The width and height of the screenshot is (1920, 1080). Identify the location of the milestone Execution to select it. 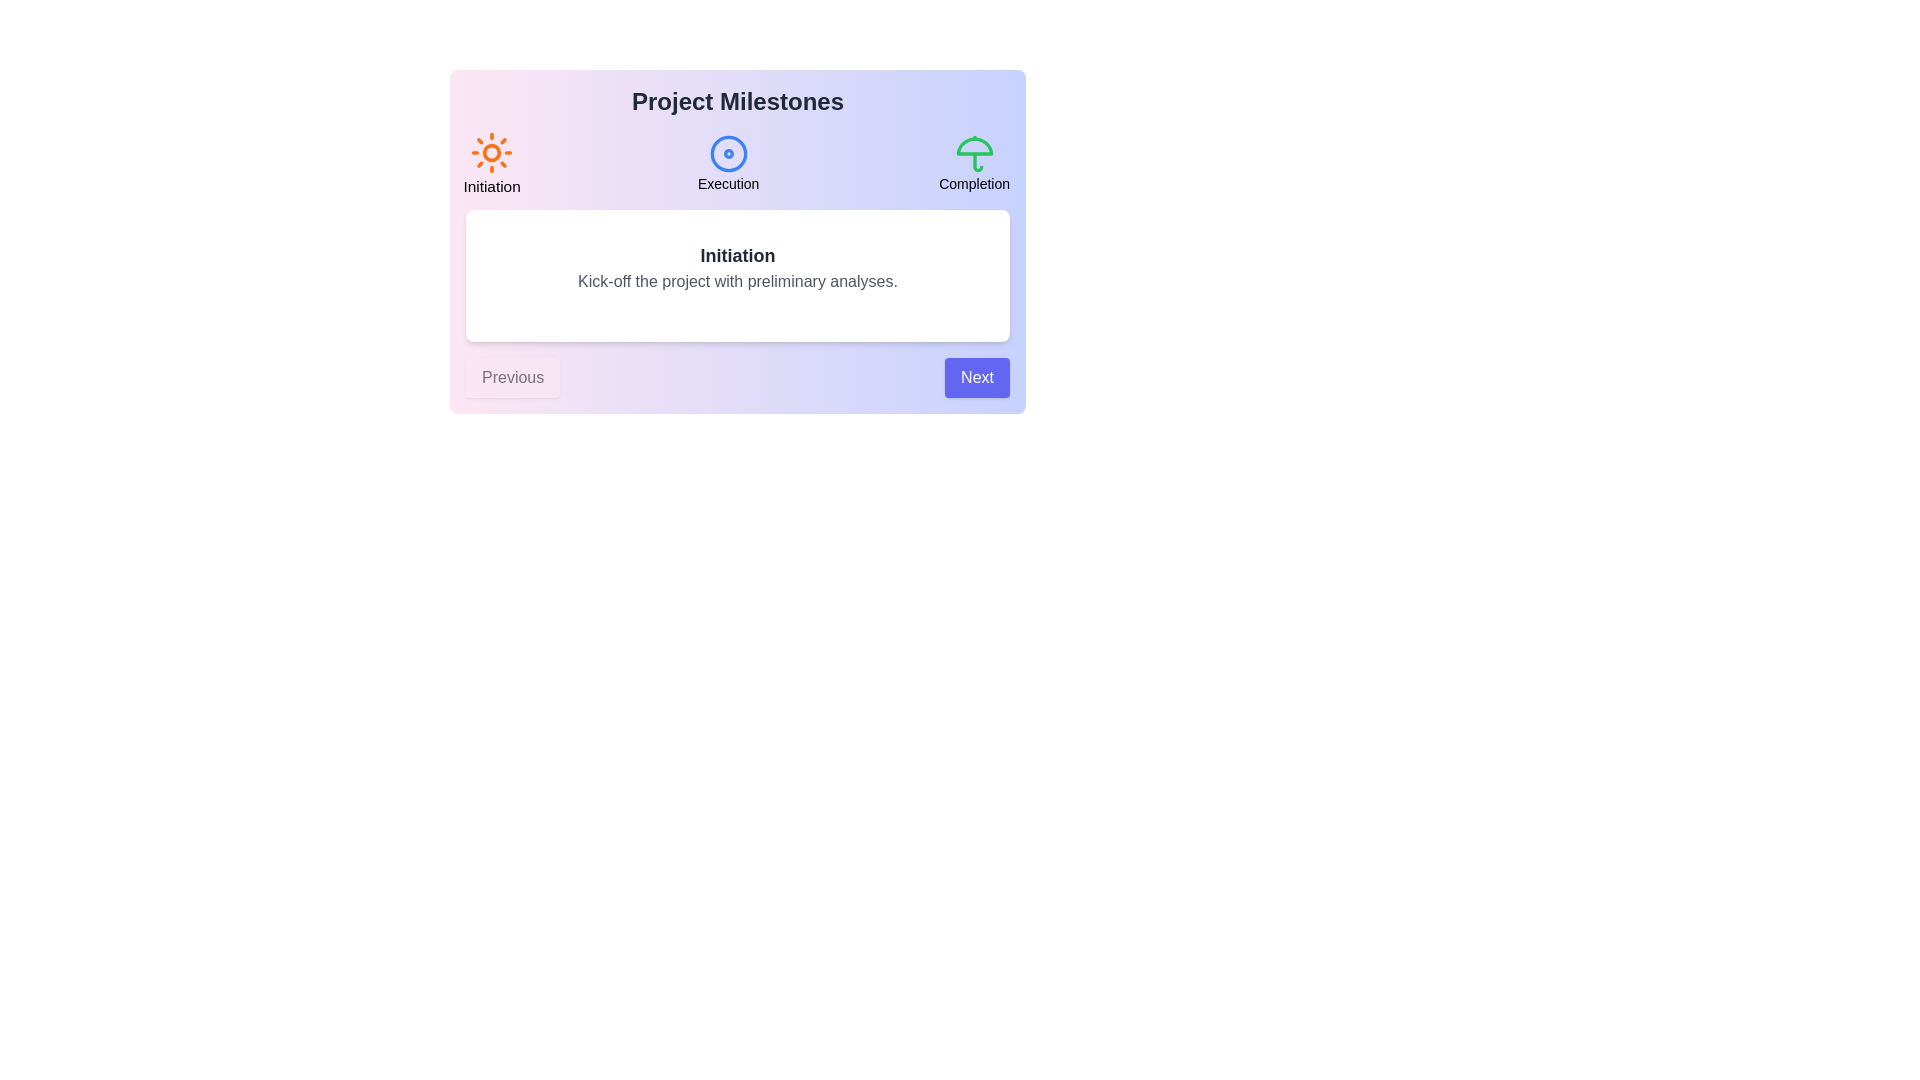
(728, 163).